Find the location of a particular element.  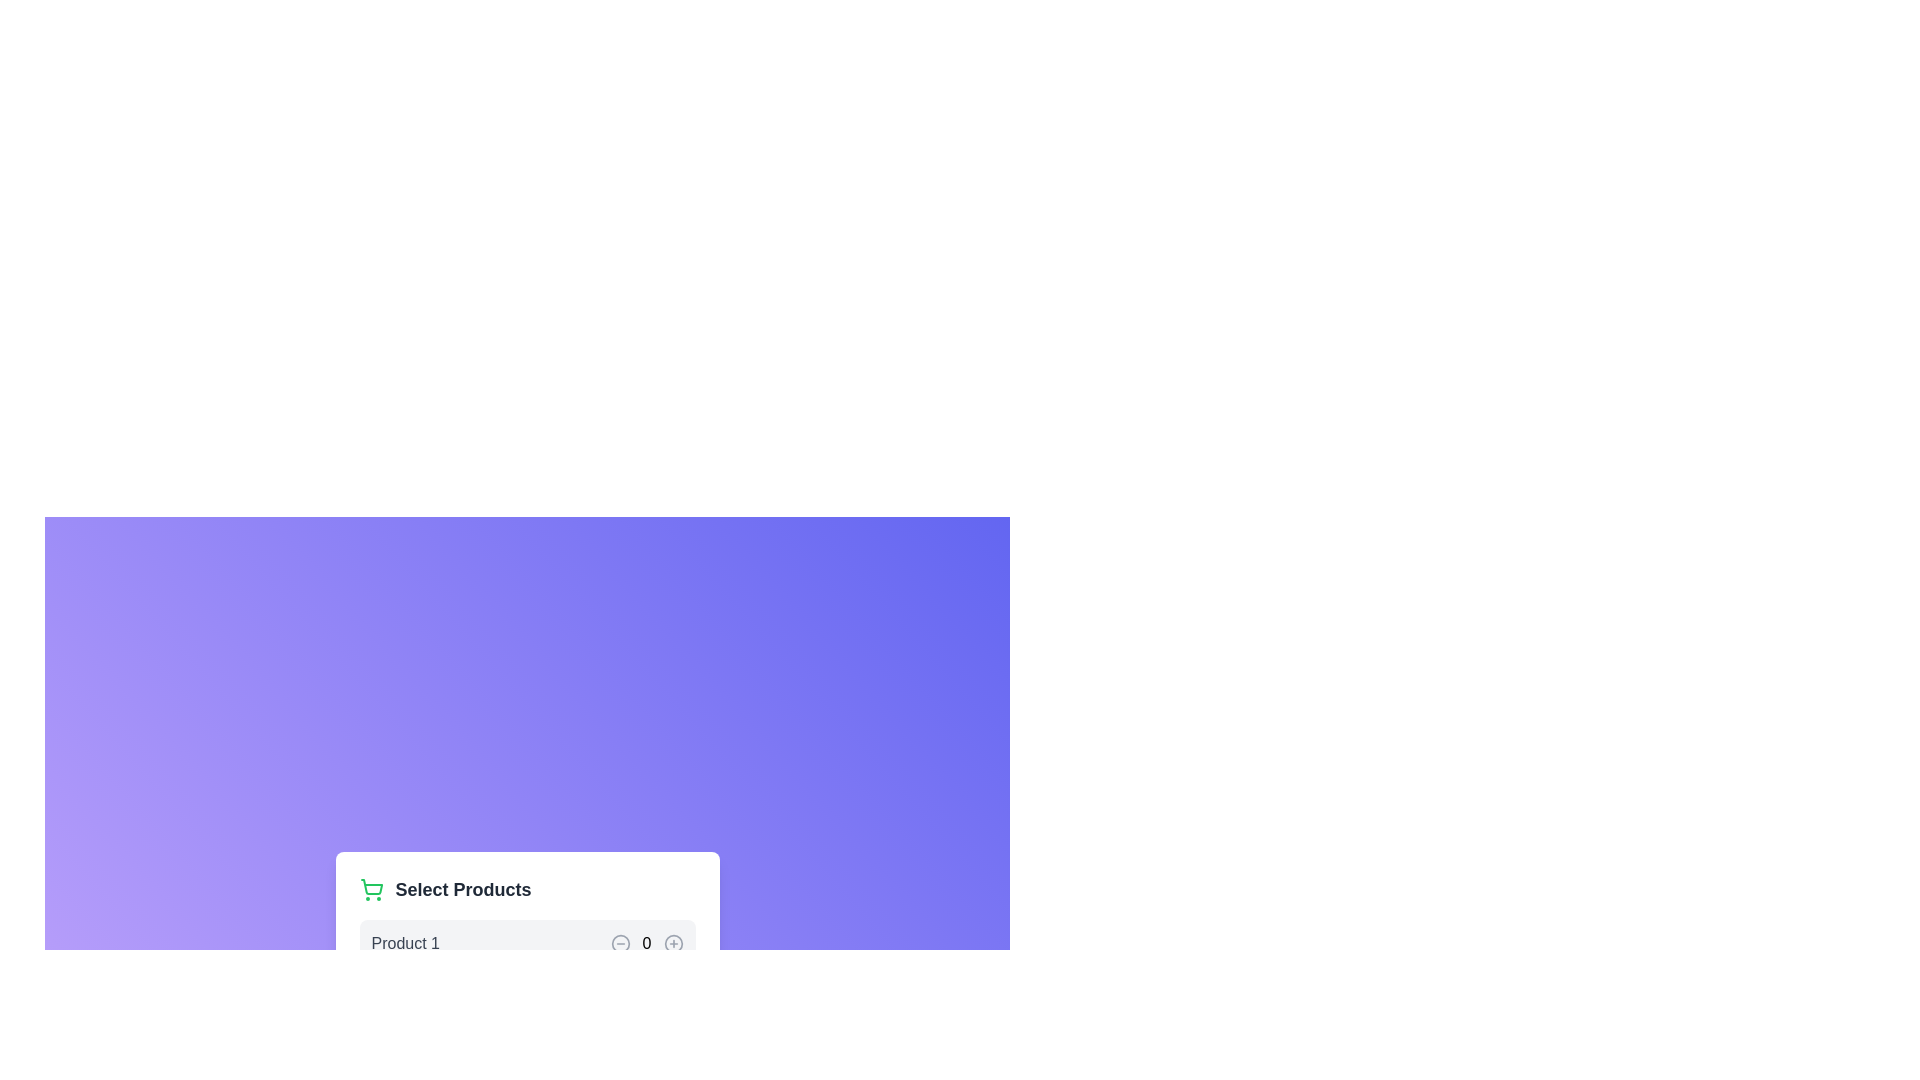

the 'Select Products' label, which features a green shopping cart icon on its left and is styled in a bold, larger font, positioned near the top of a card layout is located at coordinates (527, 889).